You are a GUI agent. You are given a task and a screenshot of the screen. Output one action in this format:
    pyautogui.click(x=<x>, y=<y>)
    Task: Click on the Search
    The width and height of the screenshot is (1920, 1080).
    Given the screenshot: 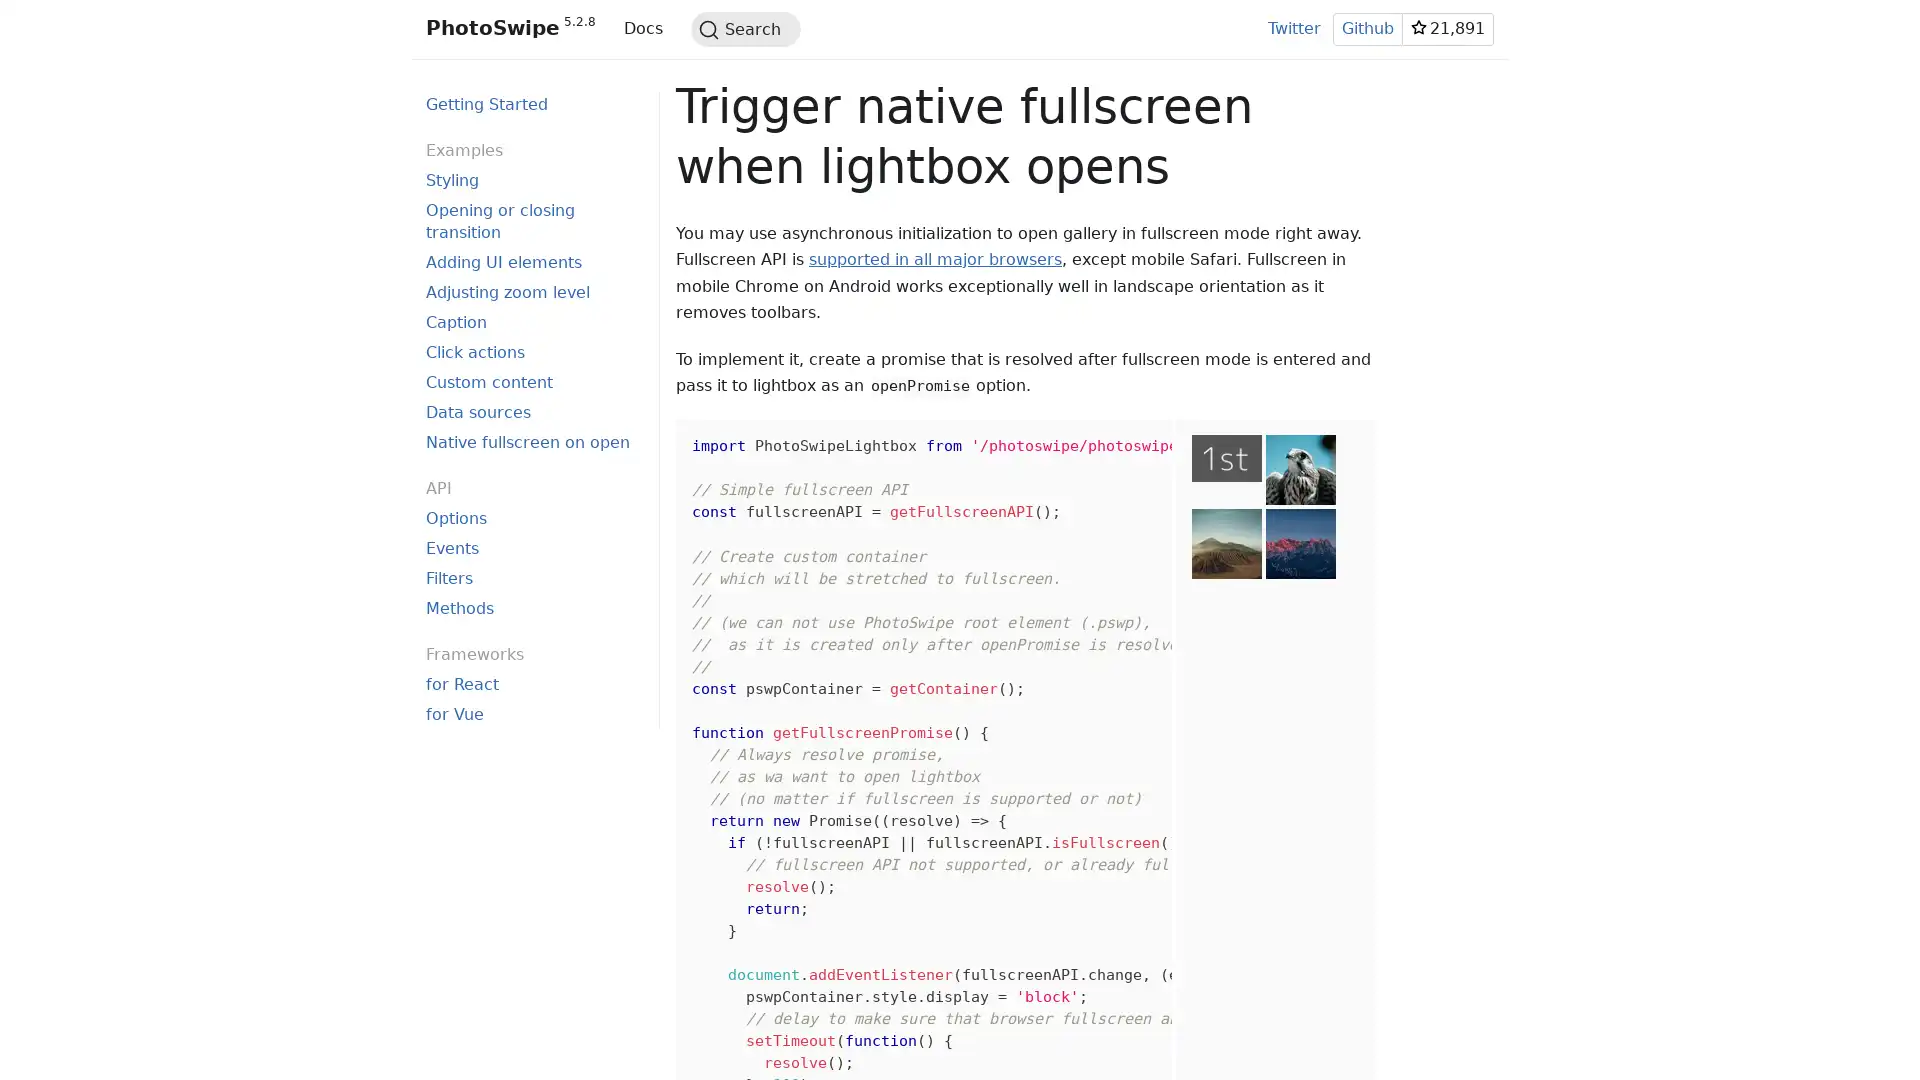 What is the action you would take?
    pyautogui.click(x=744, y=29)
    